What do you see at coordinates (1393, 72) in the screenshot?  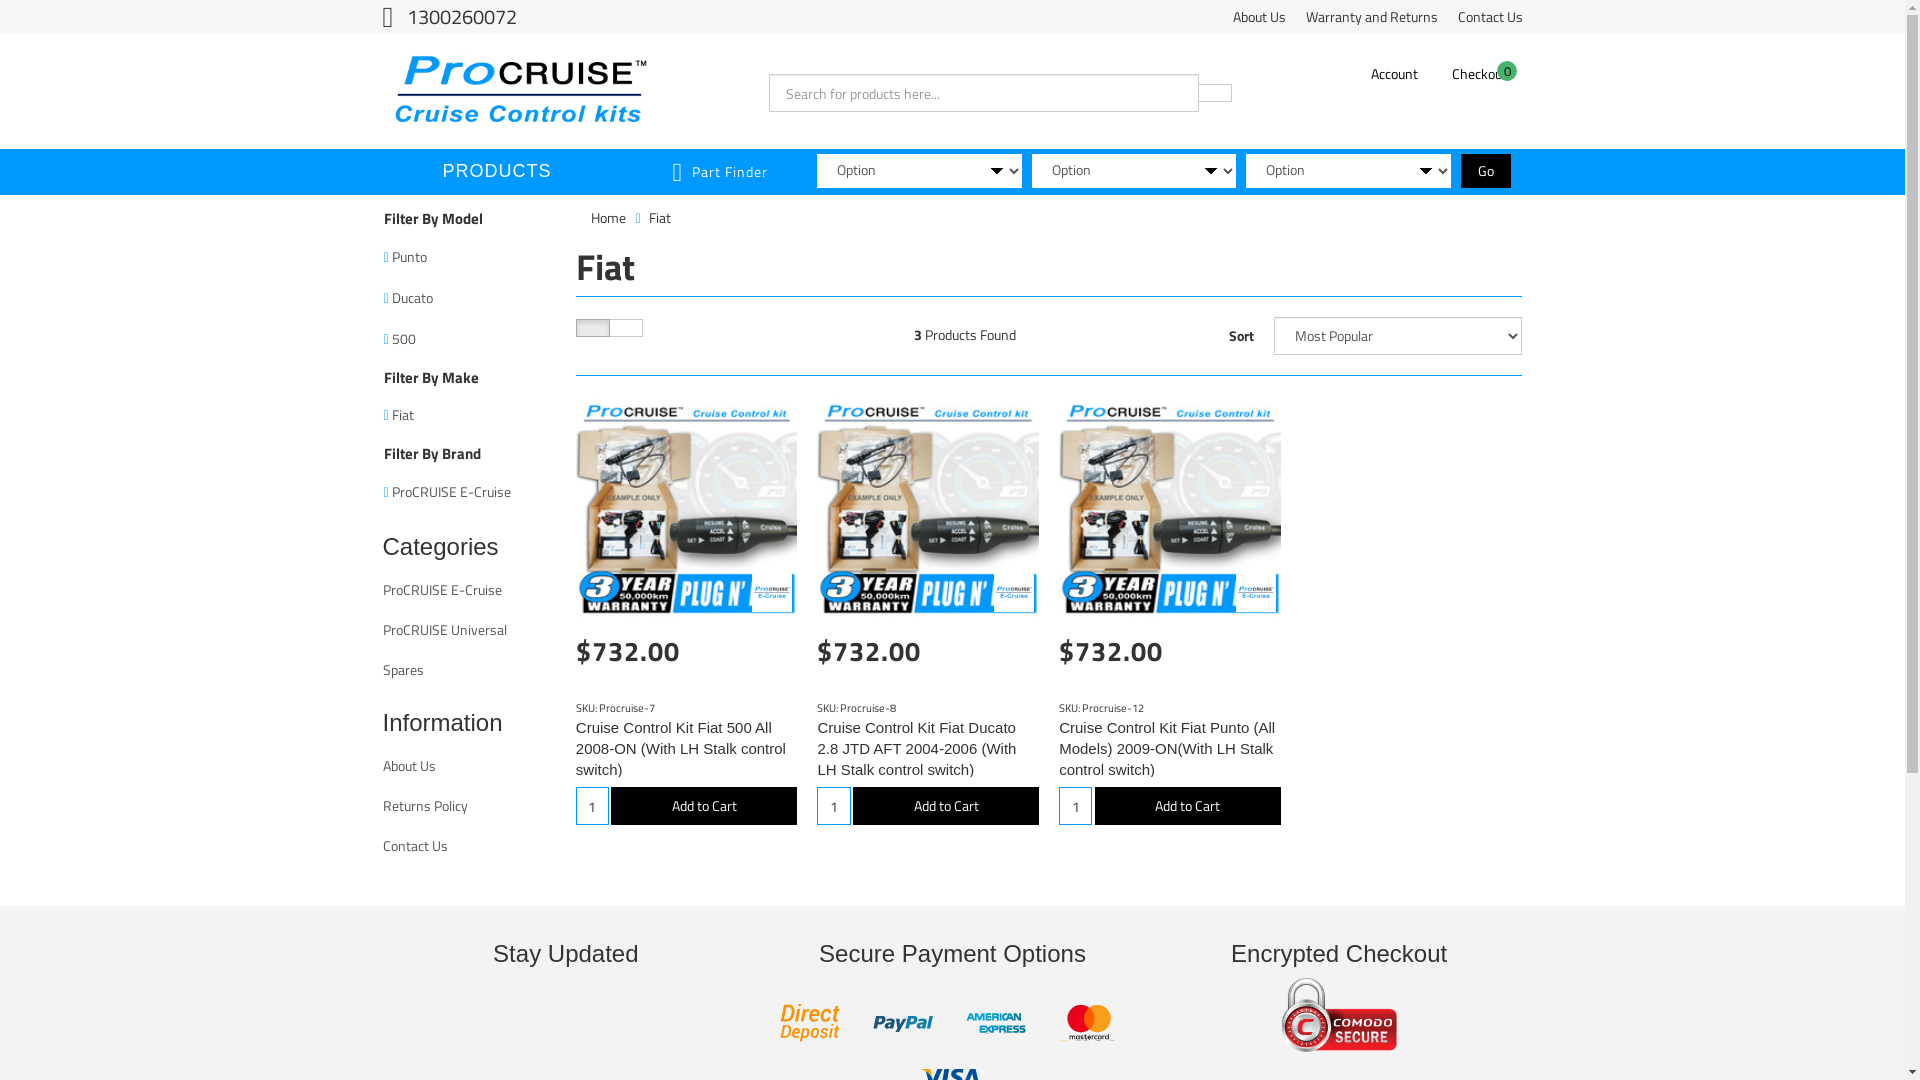 I see `'Account'` at bounding box center [1393, 72].